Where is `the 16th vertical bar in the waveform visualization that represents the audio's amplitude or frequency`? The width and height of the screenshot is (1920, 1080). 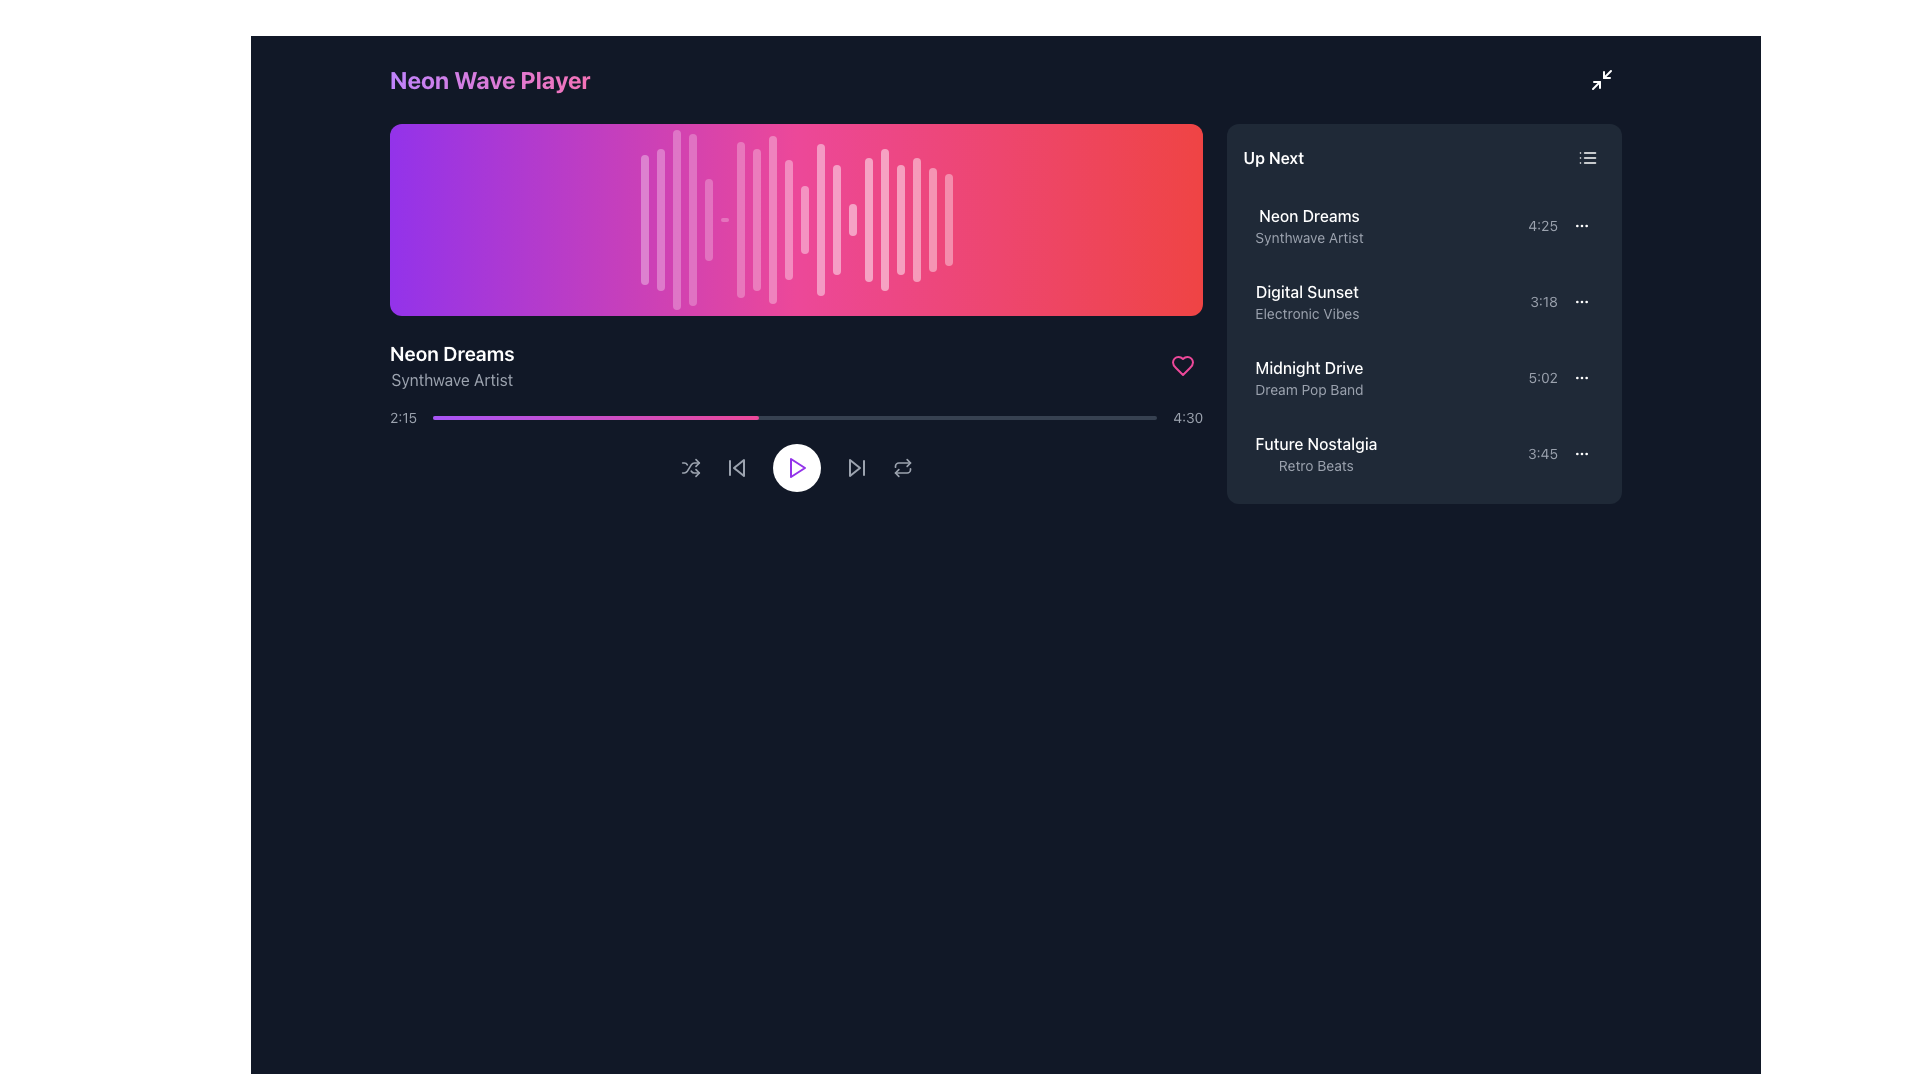 the 16th vertical bar in the waveform visualization that represents the audio's amplitude or frequency is located at coordinates (883, 219).